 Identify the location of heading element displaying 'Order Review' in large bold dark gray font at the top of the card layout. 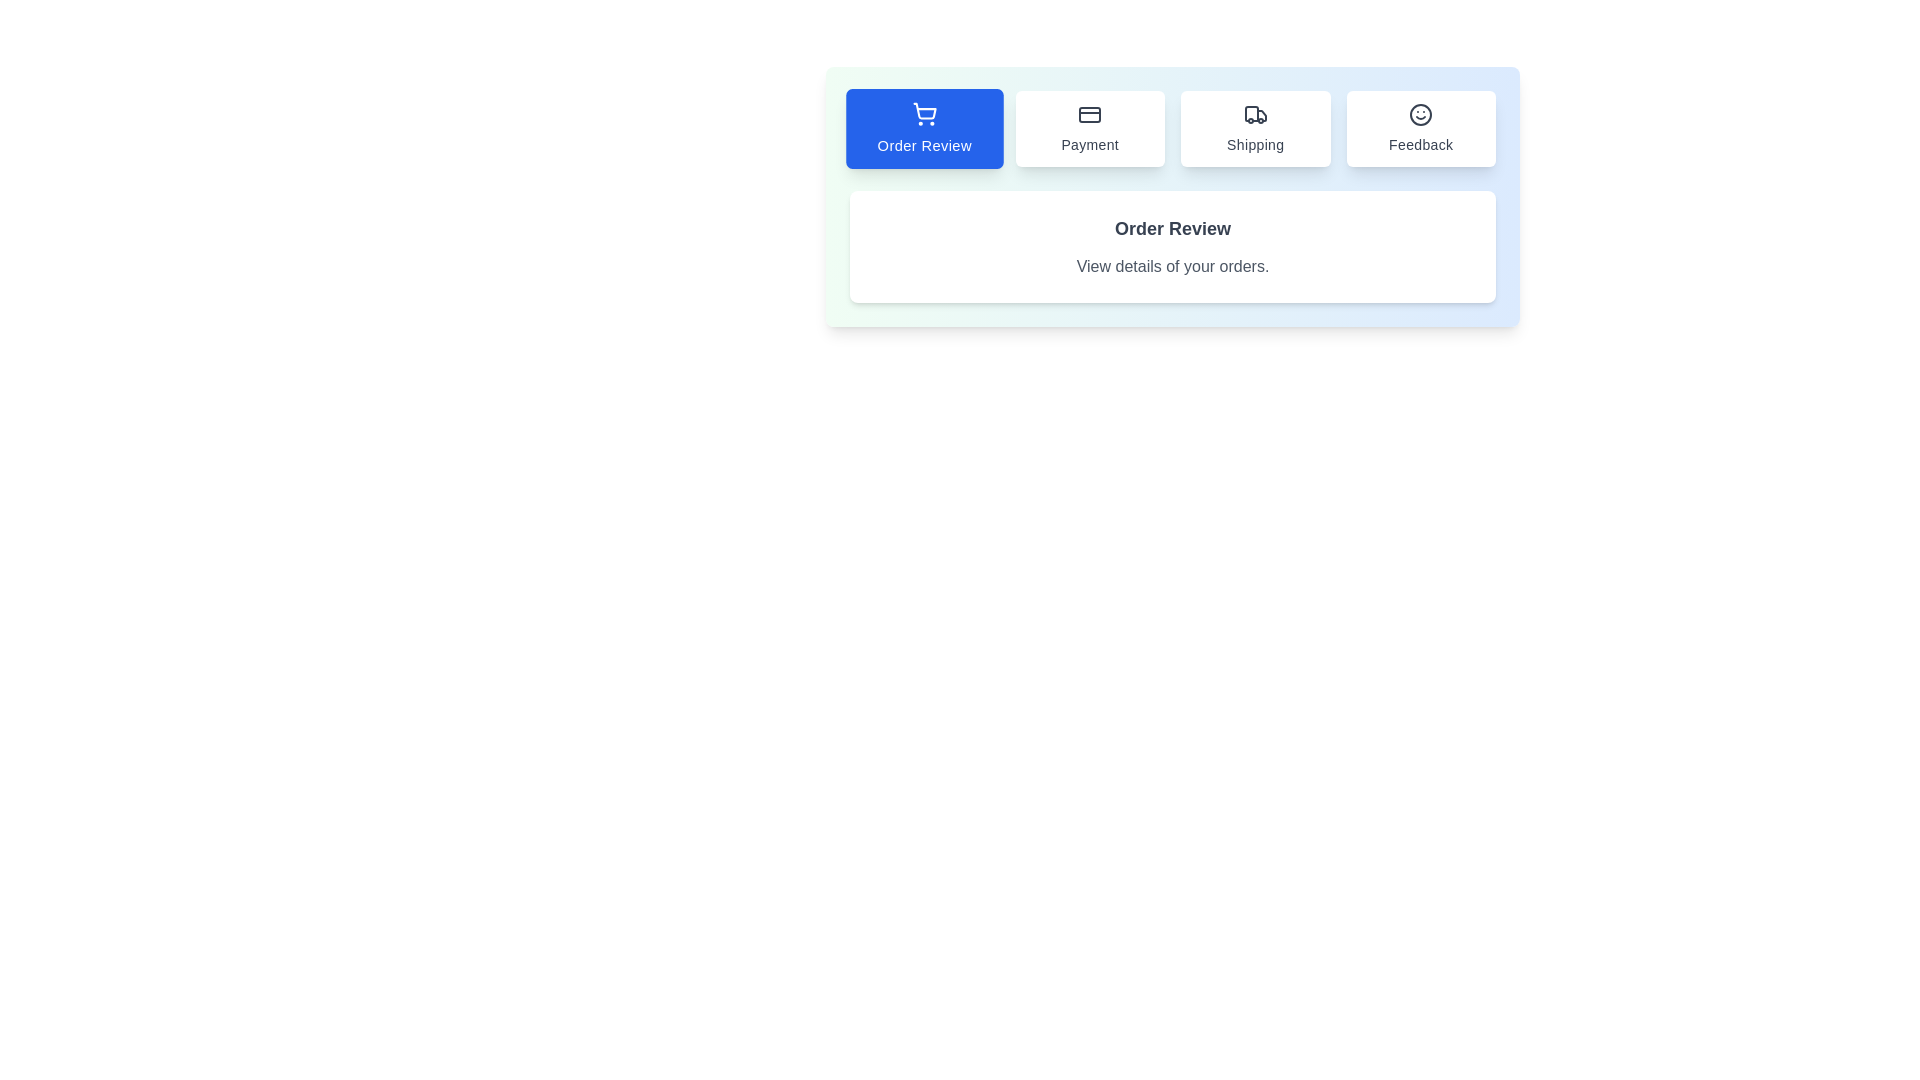
(1172, 227).